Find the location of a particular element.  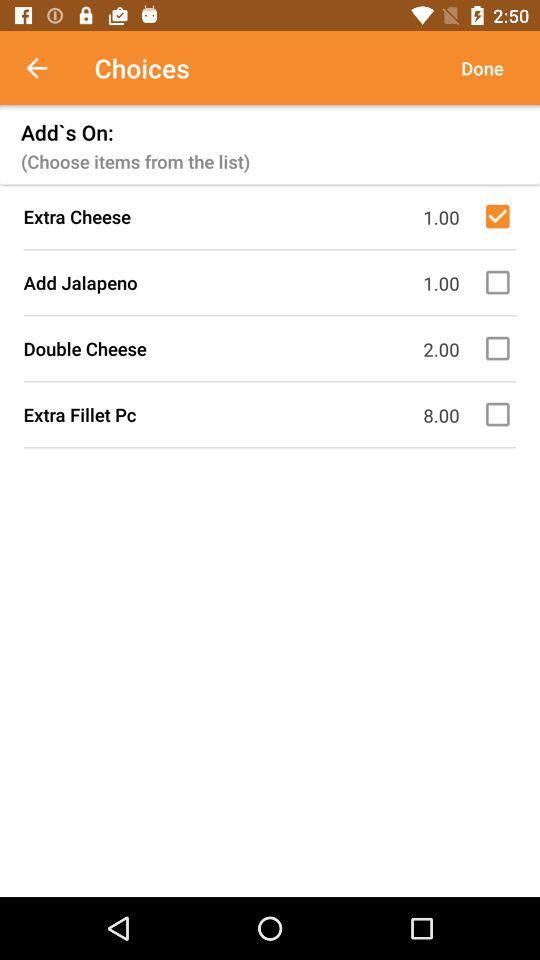

select option is located at coordinates (500, 216).